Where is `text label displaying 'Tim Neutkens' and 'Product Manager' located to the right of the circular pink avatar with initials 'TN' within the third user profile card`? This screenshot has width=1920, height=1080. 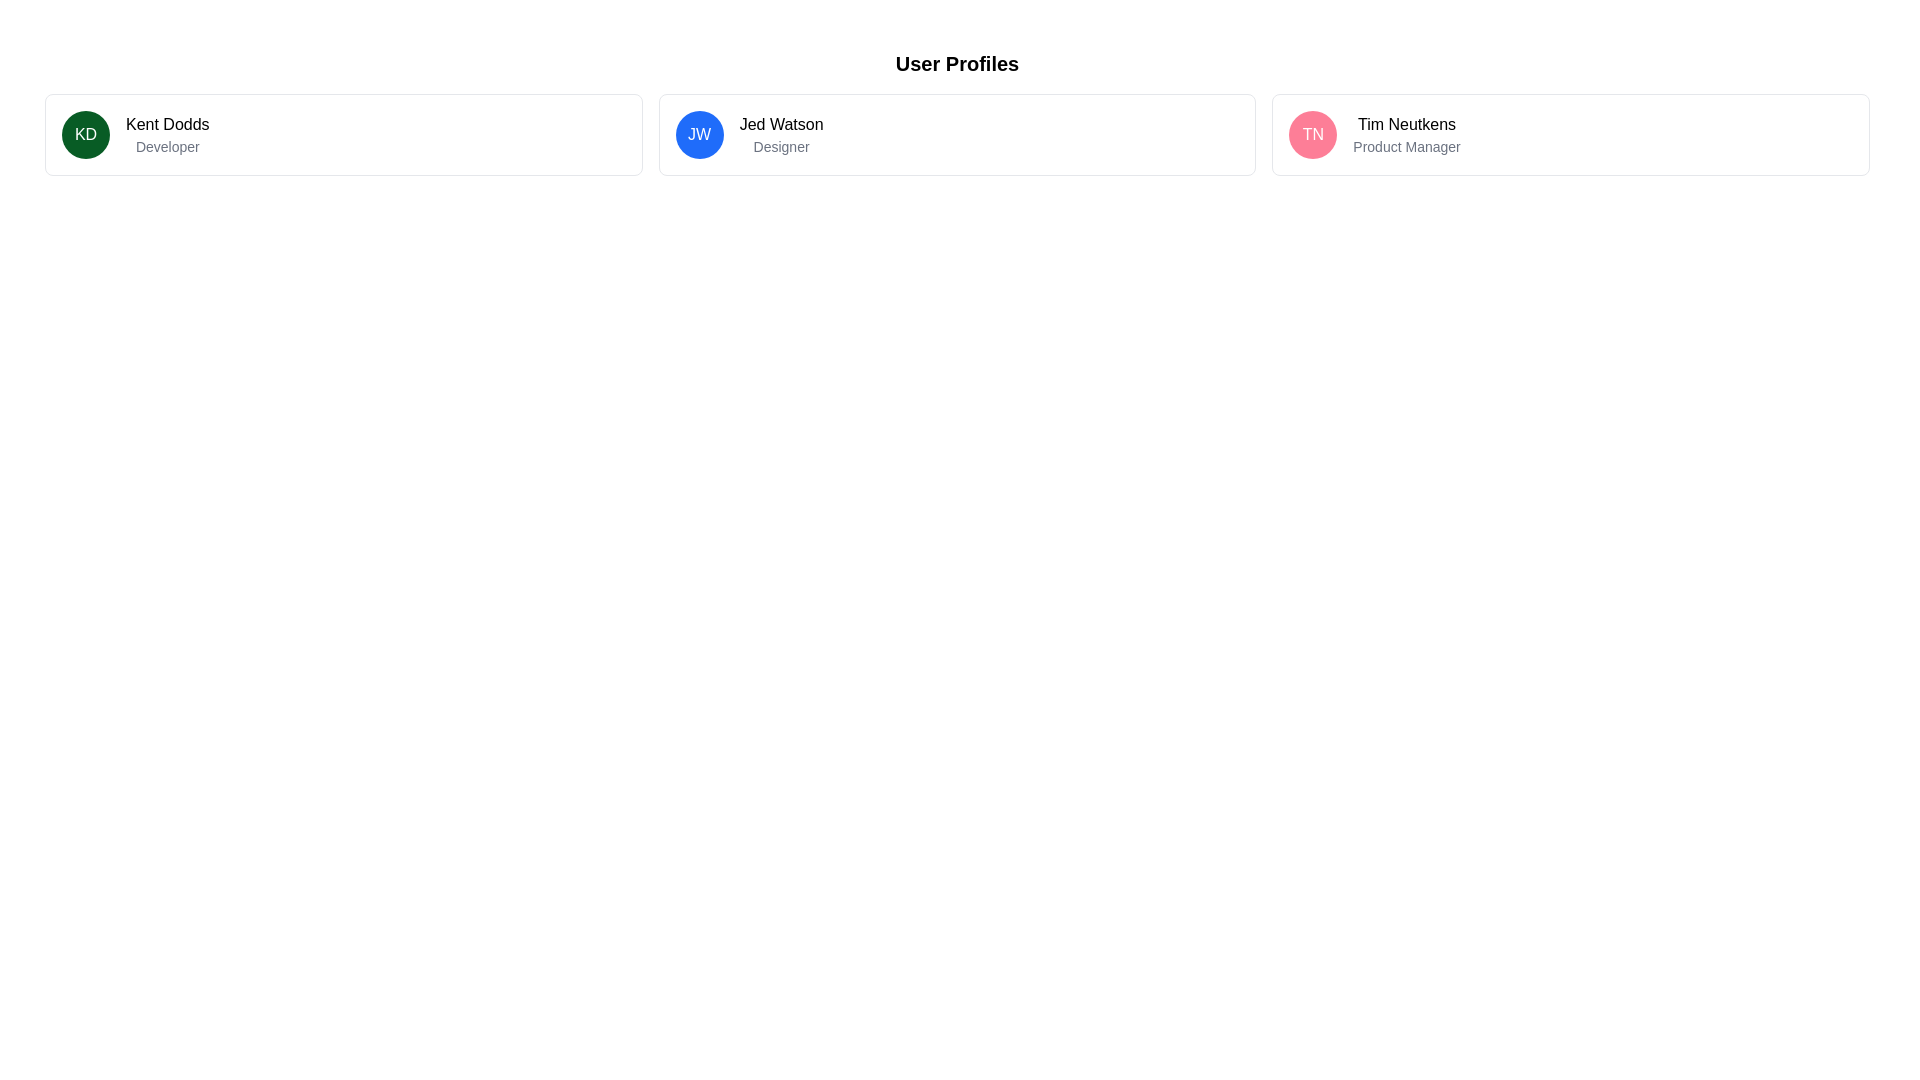 text label displaying 'Tim Neutkens' and 'Product Manager' located to the right of the circular pink avatar with initials 'TN' within the third user profile card is located at coordinates (1405, 135).